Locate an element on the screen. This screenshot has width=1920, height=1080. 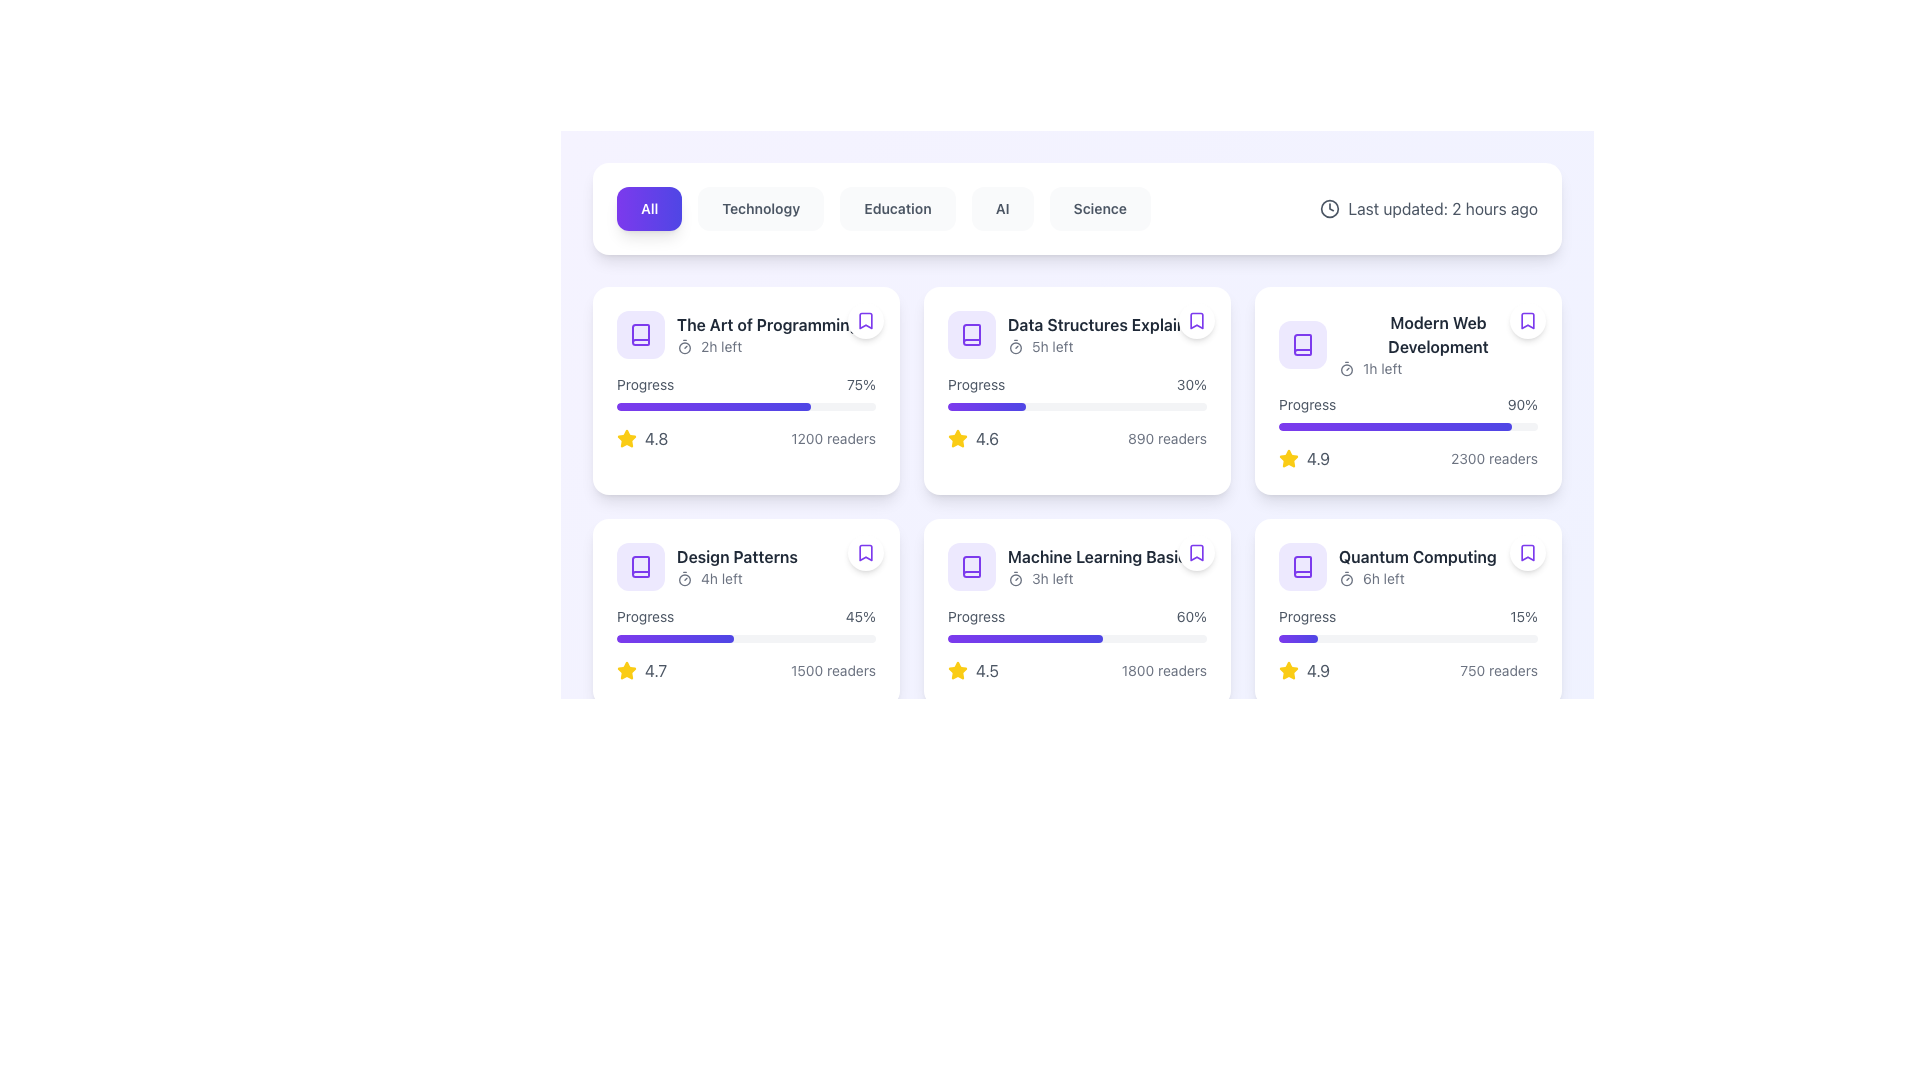
the circular timer-like icon located in the 'Data Structures Explained' card, to the left of the text '5h left' is located at coordinates (1016, 346).